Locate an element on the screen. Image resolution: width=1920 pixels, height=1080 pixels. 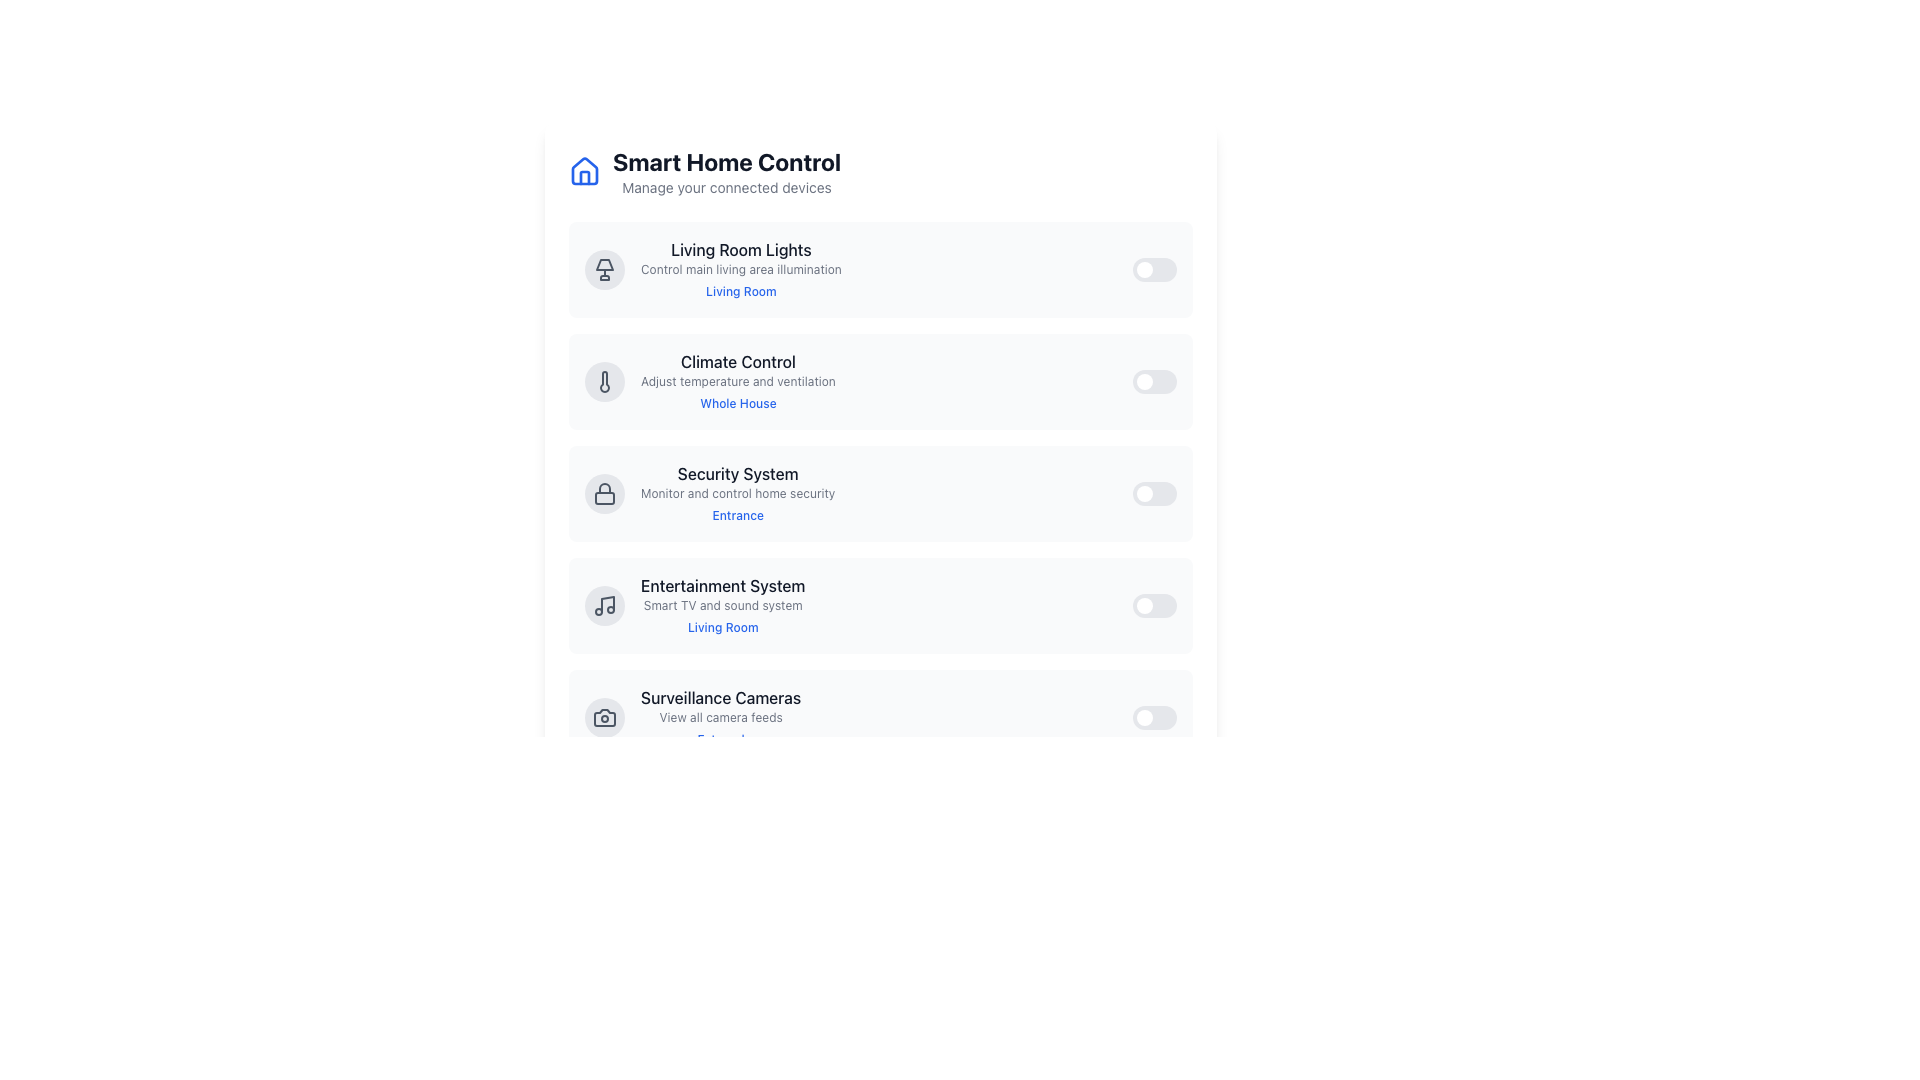
the text label that serves as the title for the associated entry in the list, positioned between 'Security System' and 'Surveillance Cameras' is located at coordinates (722, 585).